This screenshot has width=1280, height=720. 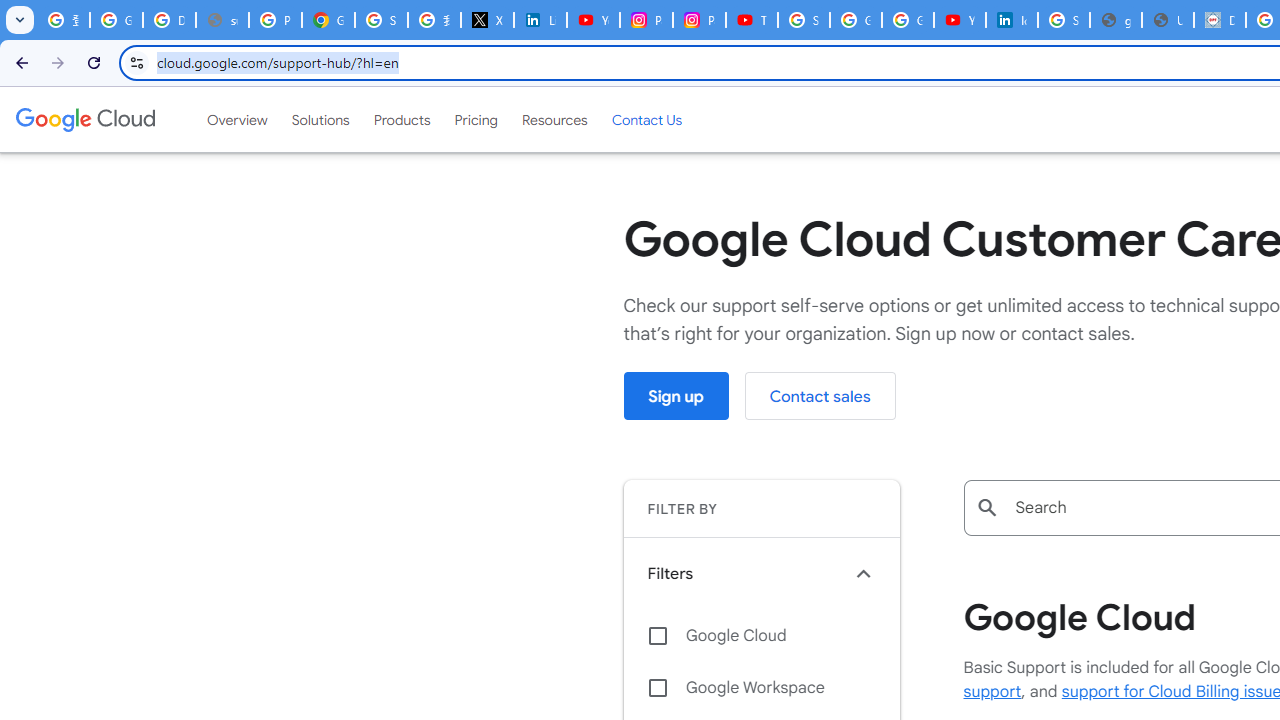 I want to click on 'Sign up', so click(x=676, y=396).